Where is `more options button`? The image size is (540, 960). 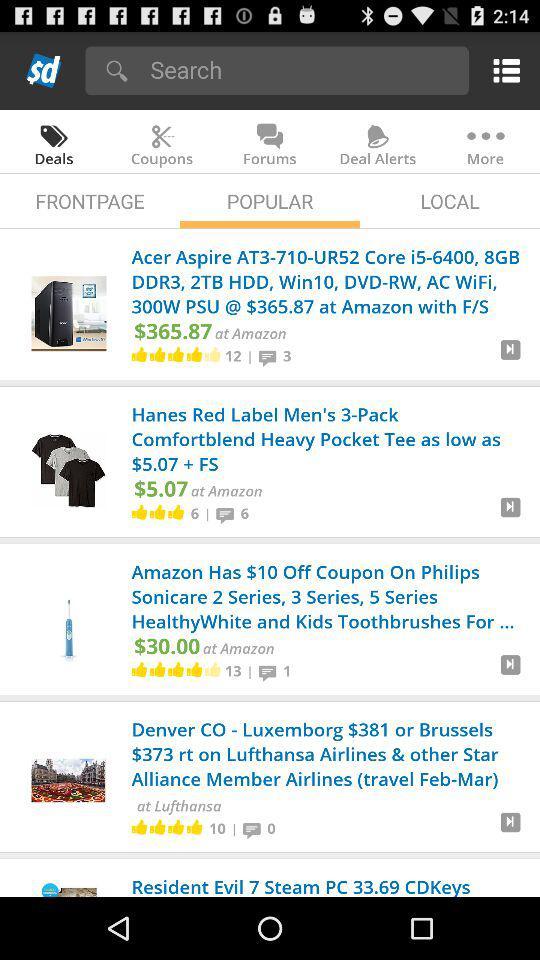 more options button is located at coordinates (502, 70).